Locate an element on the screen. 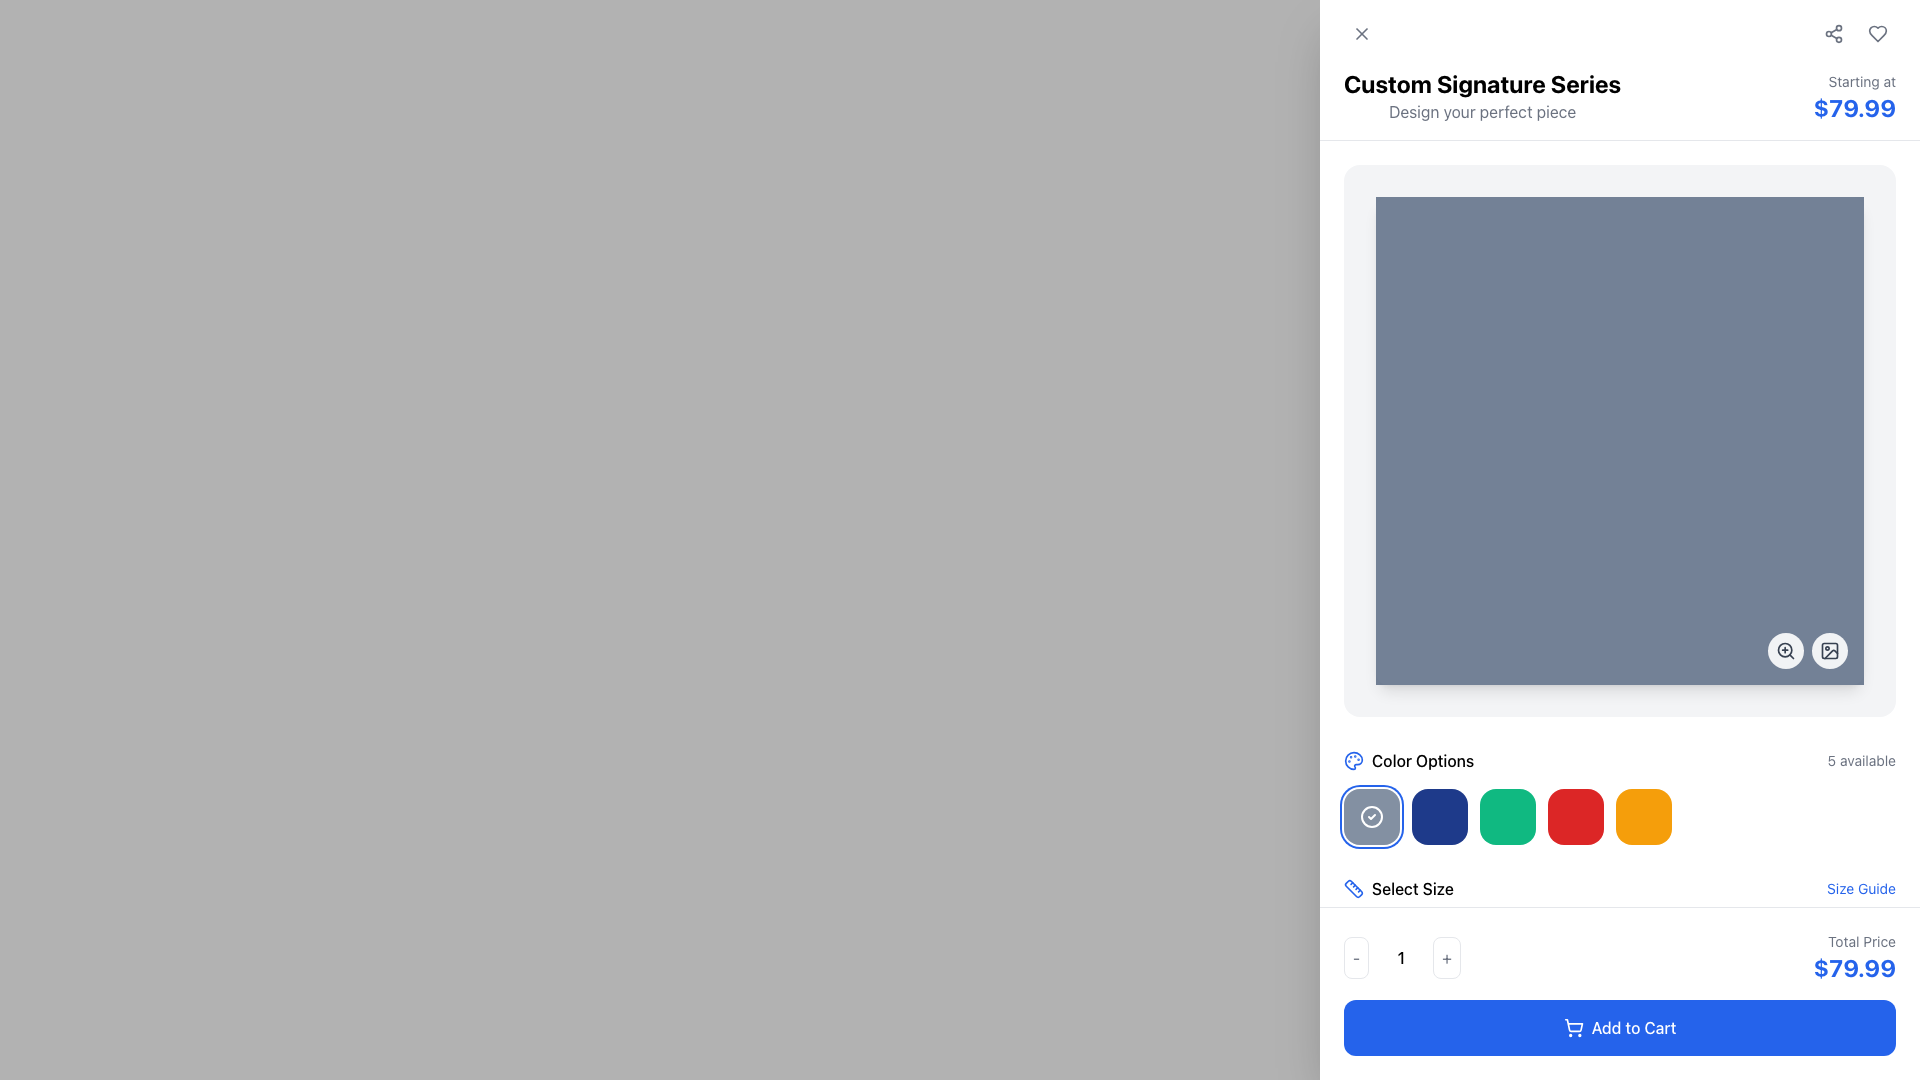 The image size is (1920, 1080). the decorative SVG graphics icon indicating the active color selection within the 'Color Options' section, specifically the first circular button is located at coordinates (1371, 817).